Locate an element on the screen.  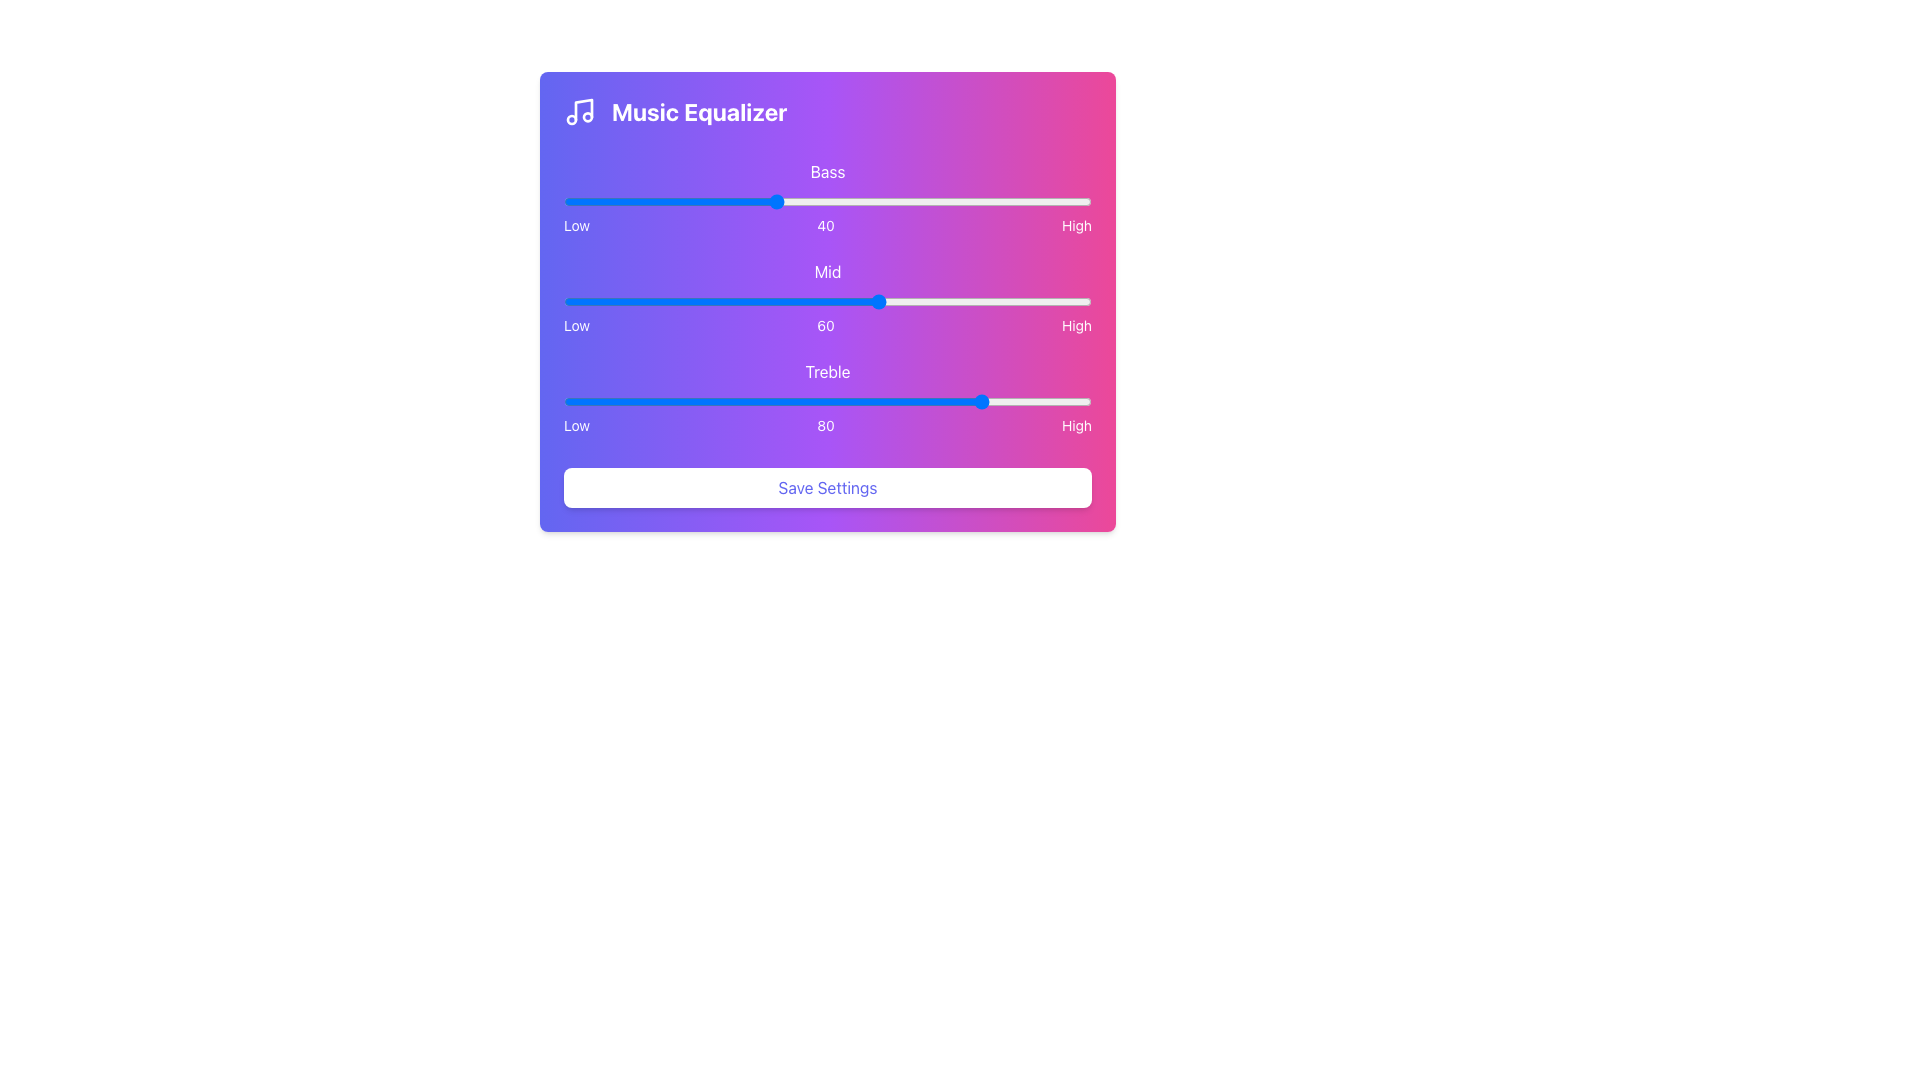
the static label indicating the upper limit of the slider's range, which is positioned at the rightmost end of the slider scale and follows the middle numeric value '60' is located at coordinates (1075, 325).